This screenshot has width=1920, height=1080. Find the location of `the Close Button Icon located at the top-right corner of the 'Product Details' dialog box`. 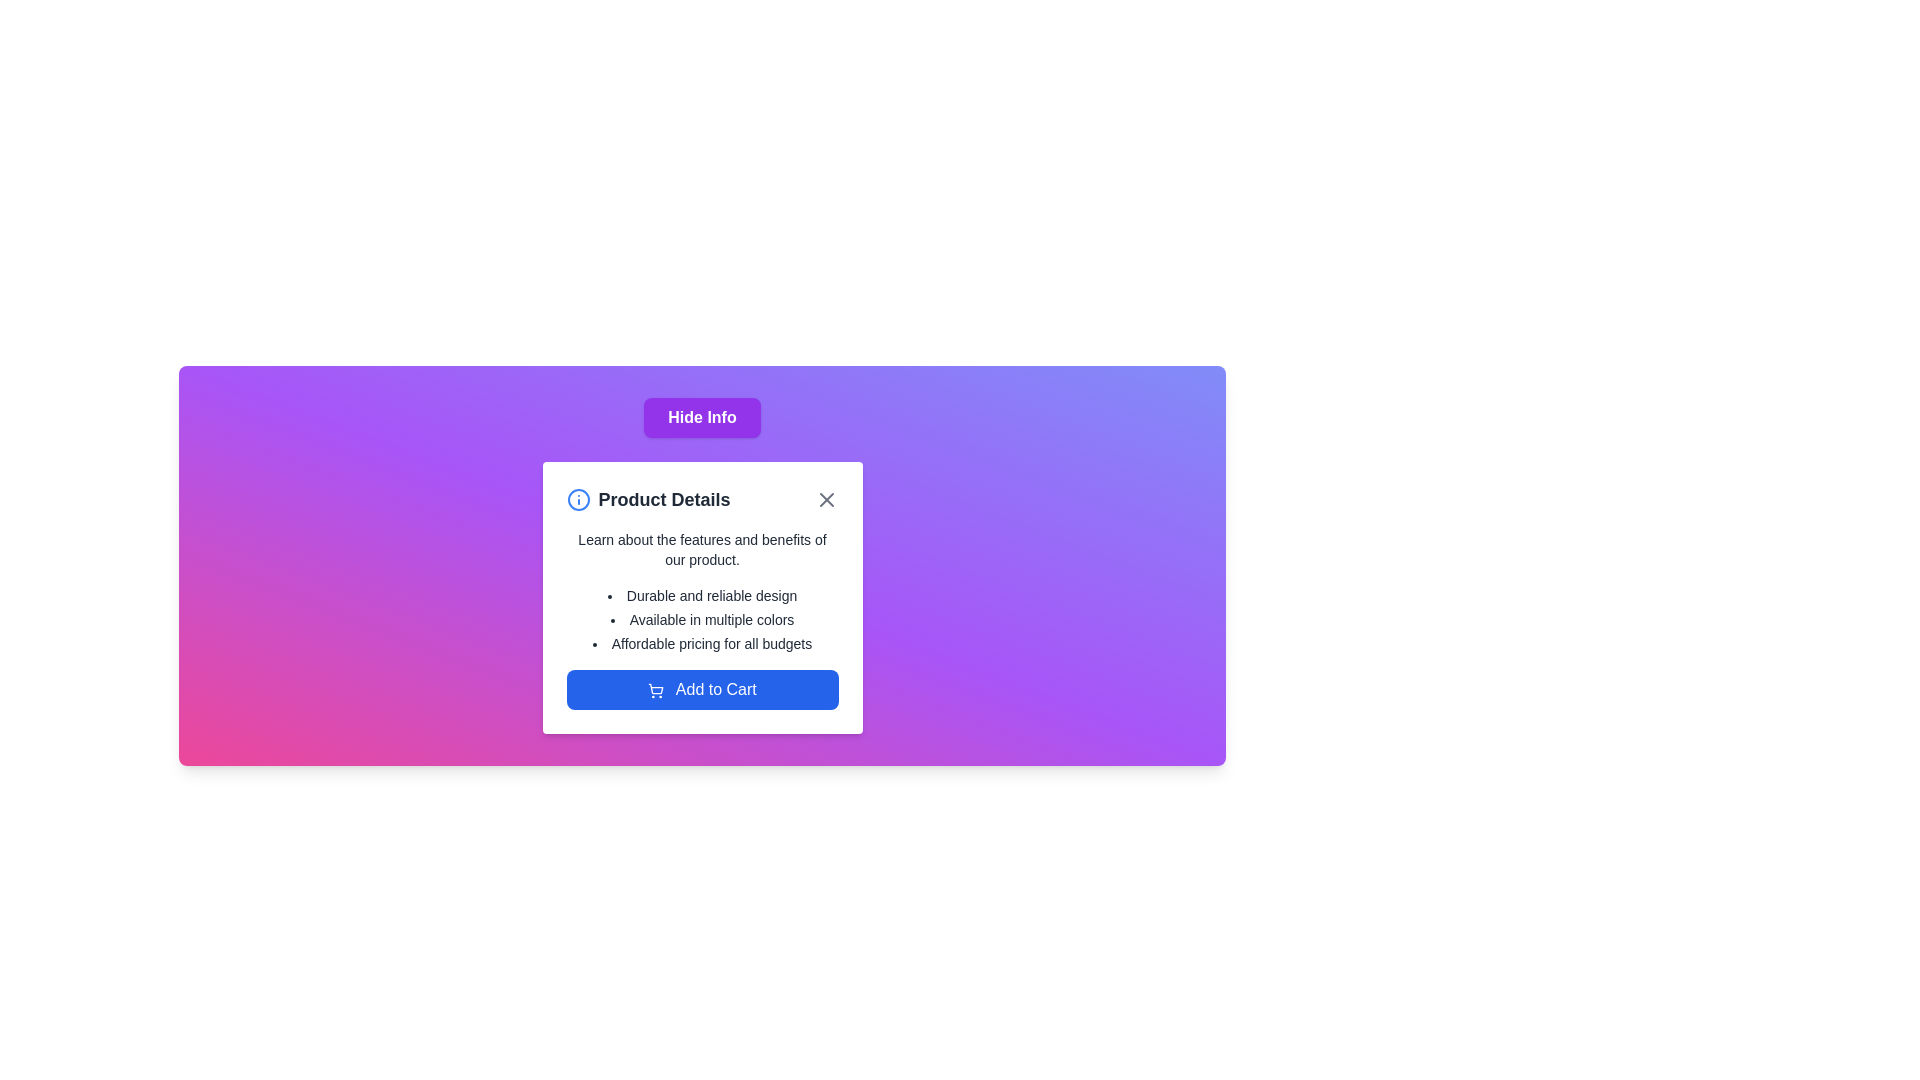

the Close Button Icon located at the top-right corner of the 'Product Details' dialog box is located at coordinates (826, 499).